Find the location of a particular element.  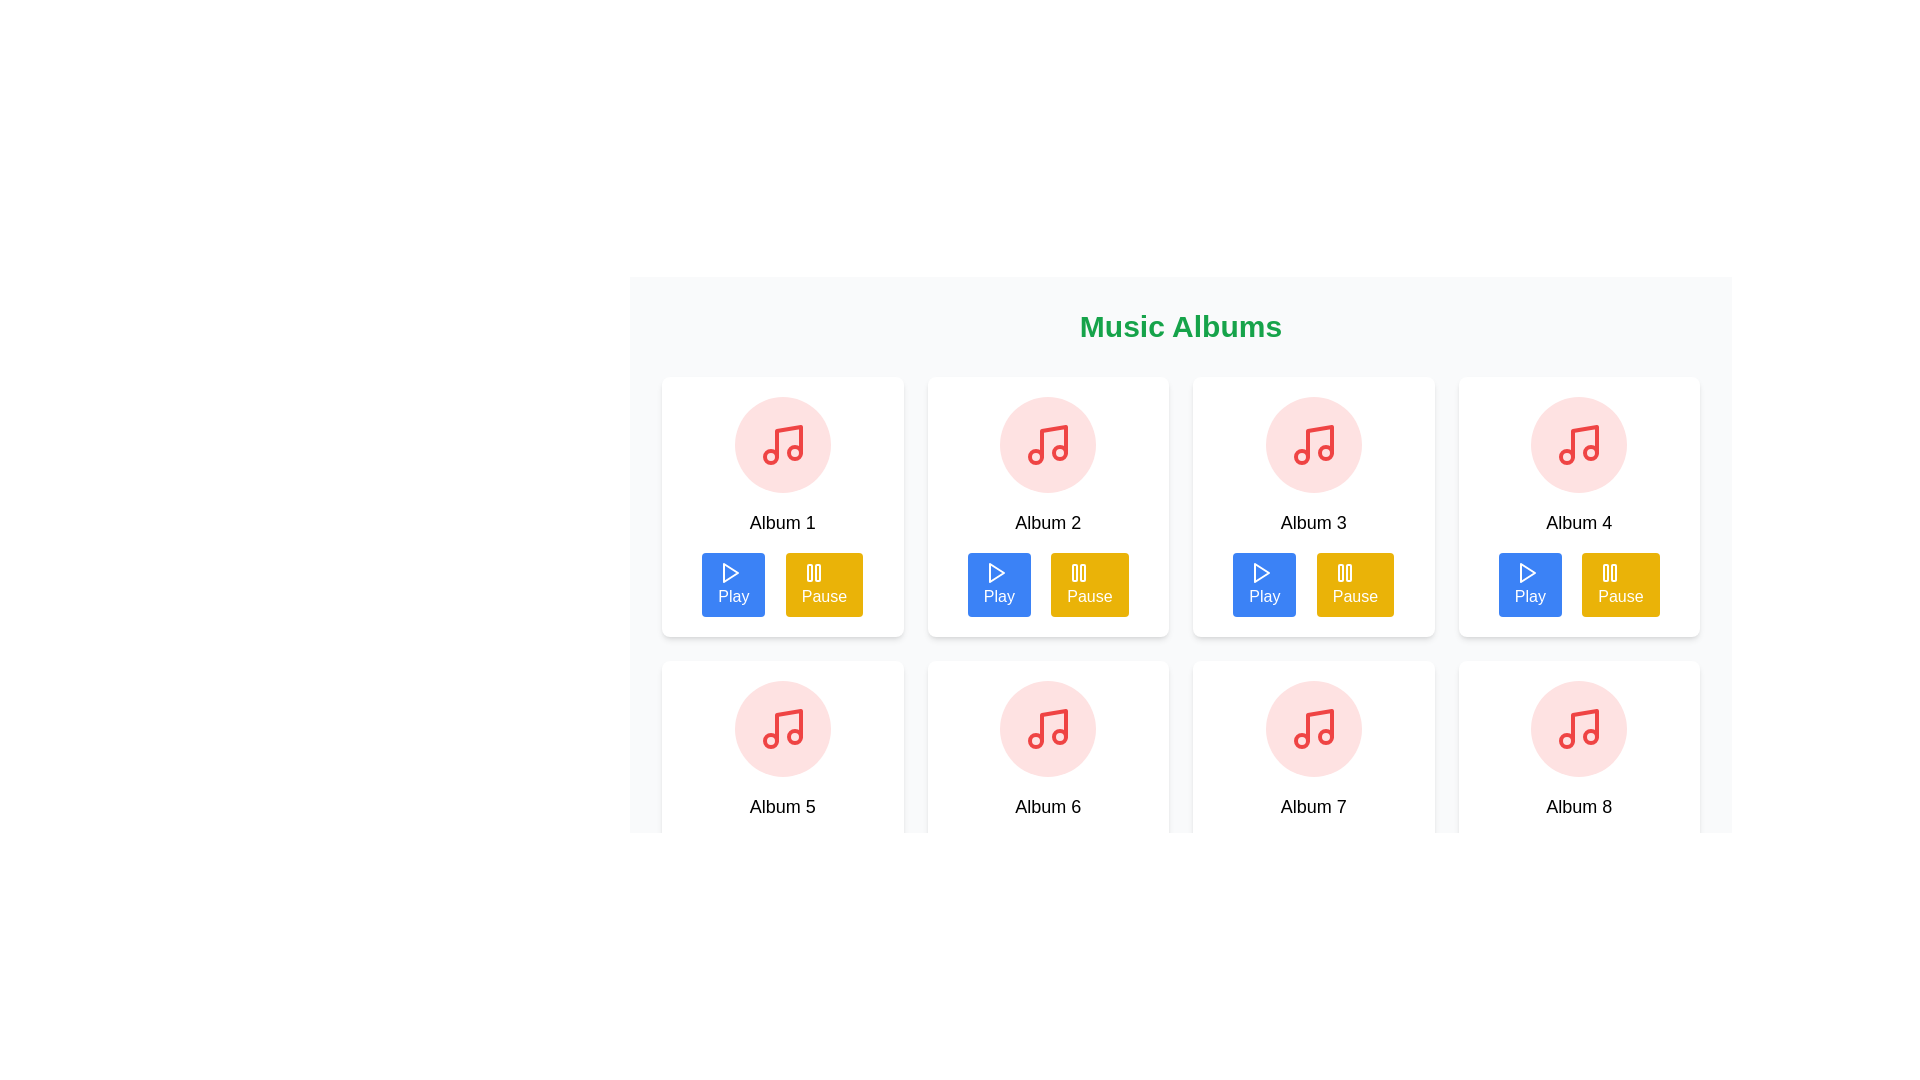

the text label for 'Album 3' which serves as a descriptive label for the album card, located in the top row, third column of a grid of album cards is located at coordinates (1313, 522).